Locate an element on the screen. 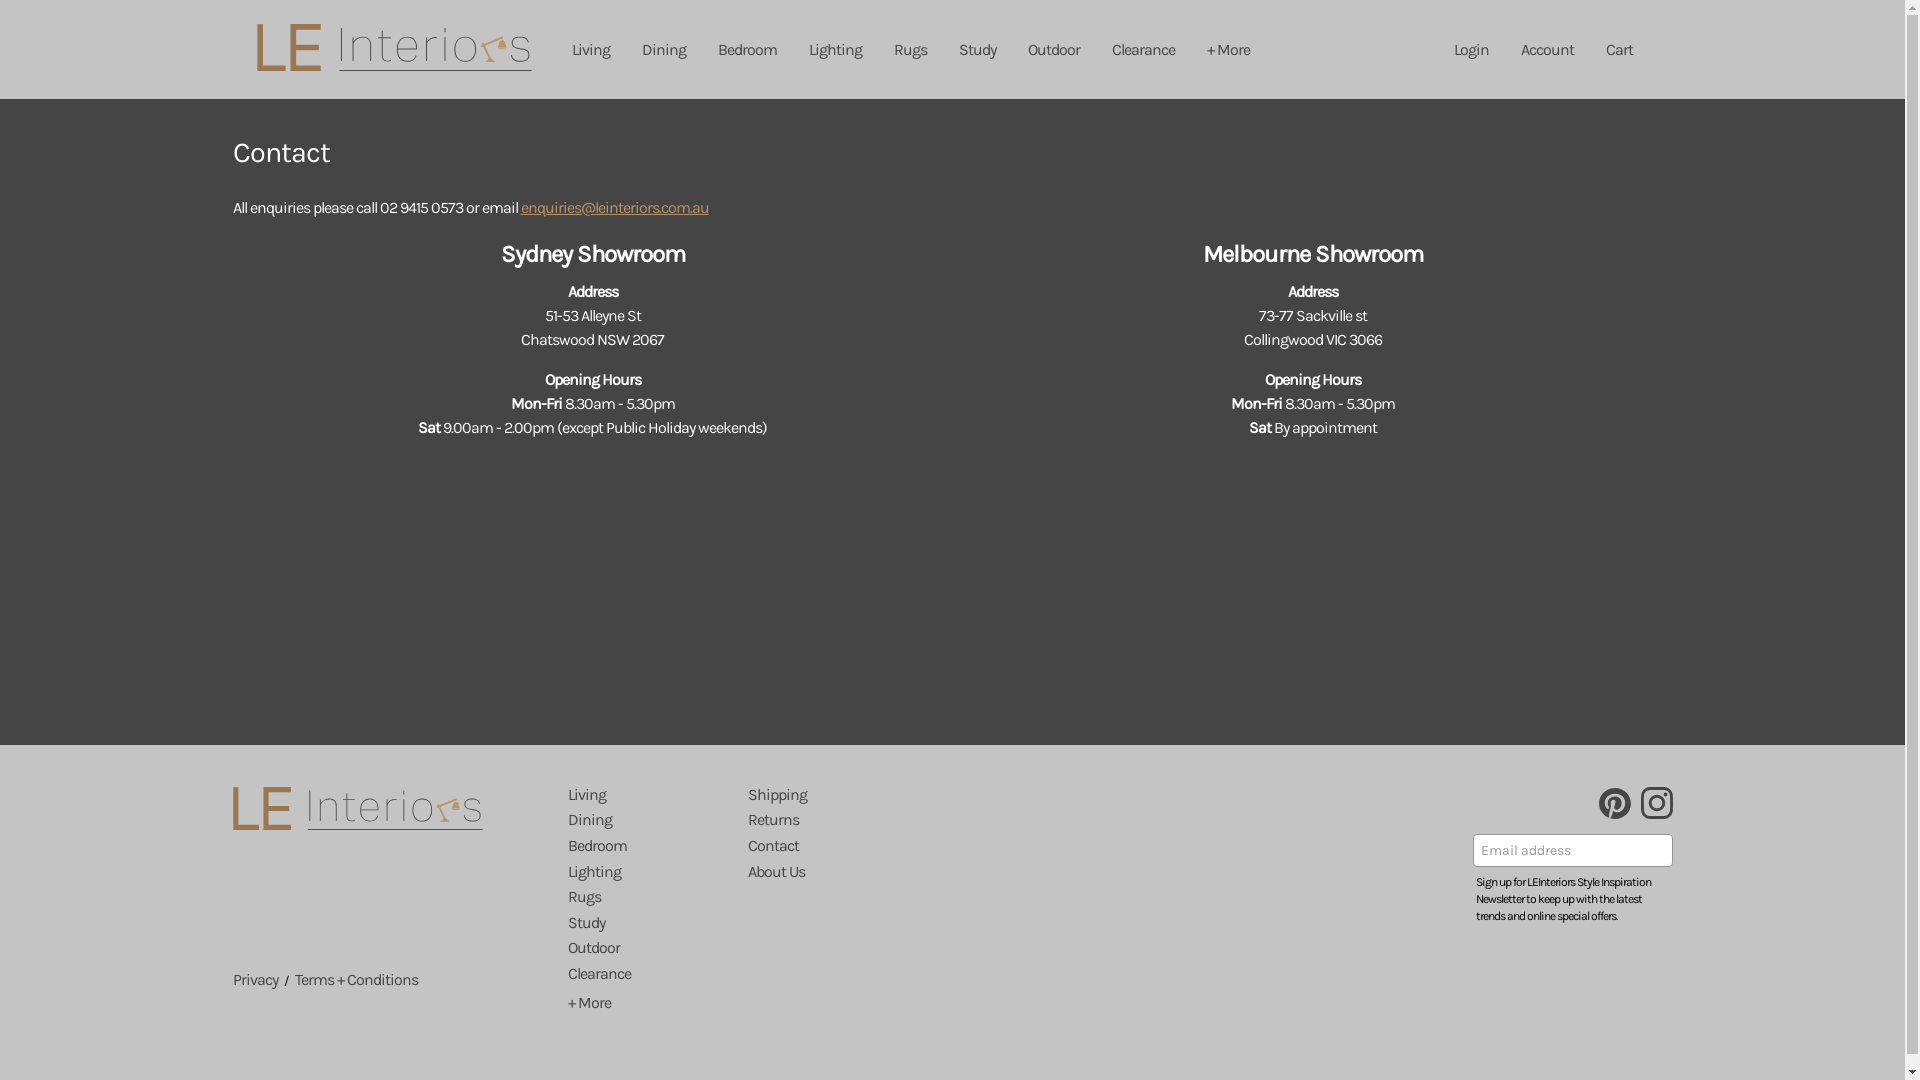 Image resolution: width=1920 pixels, height=1080 pixels. 'Account' is located at coordinates (1545, 48).